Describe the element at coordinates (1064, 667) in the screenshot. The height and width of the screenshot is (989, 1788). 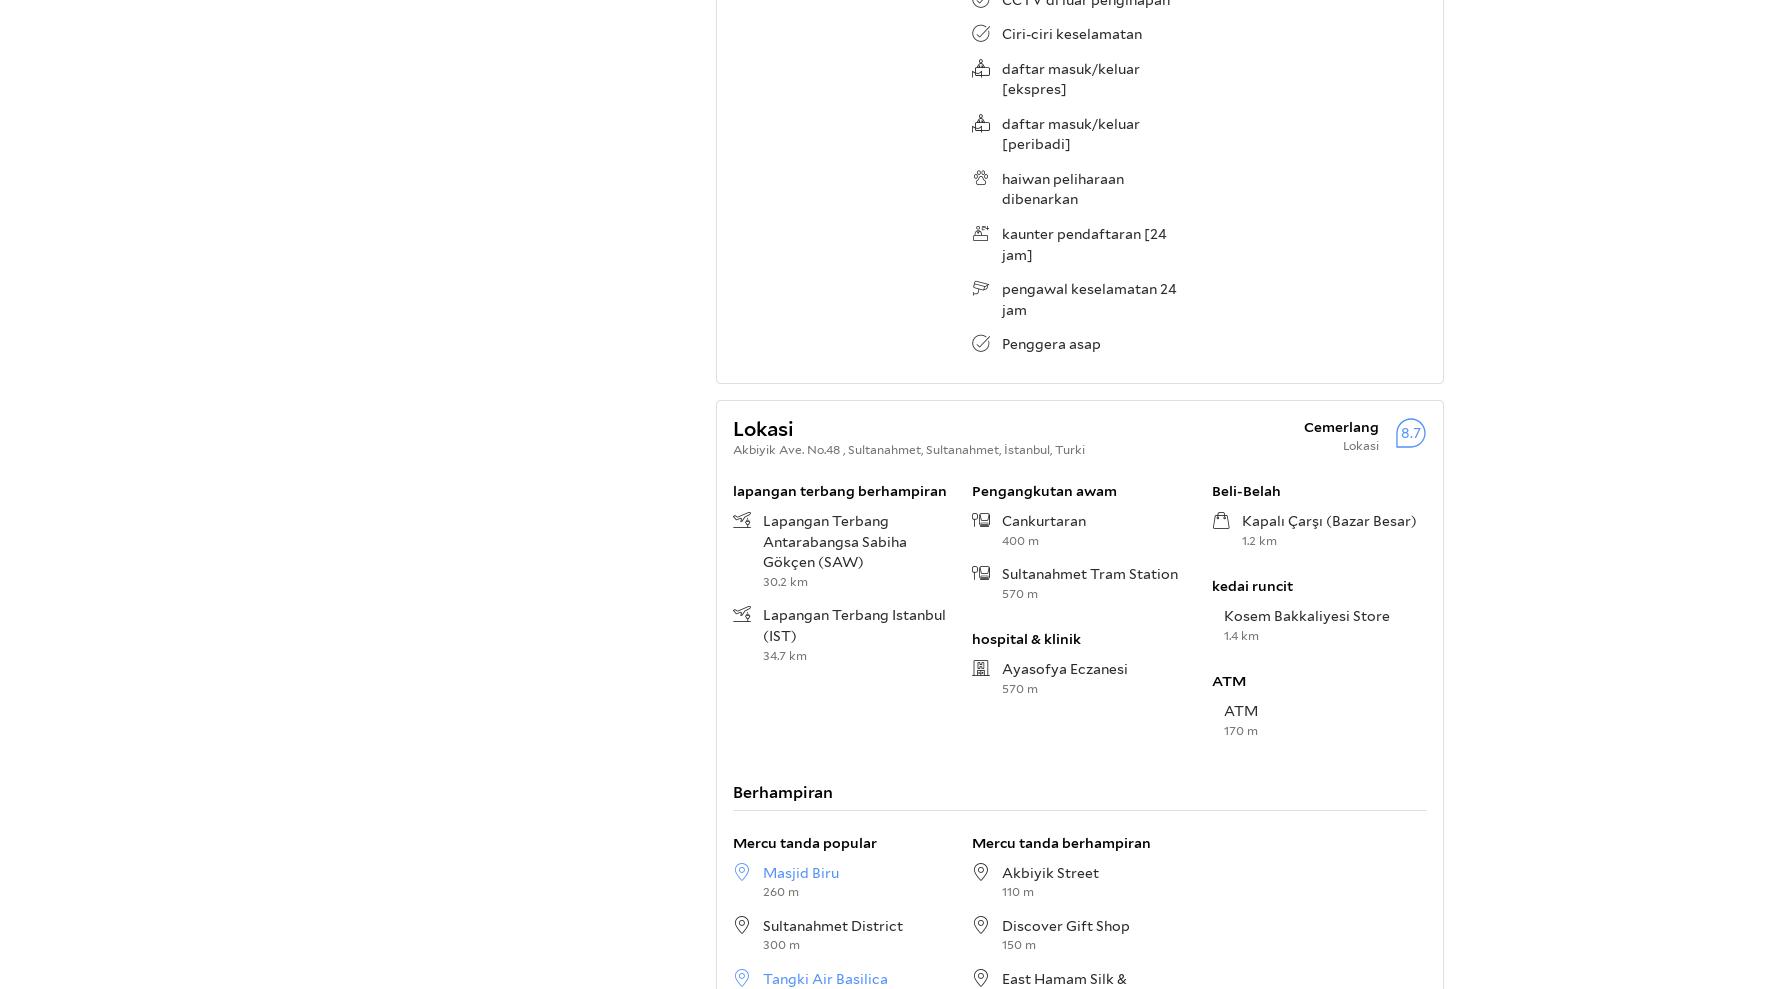
I see `'Ayasofya Eczanesi'` at that location.